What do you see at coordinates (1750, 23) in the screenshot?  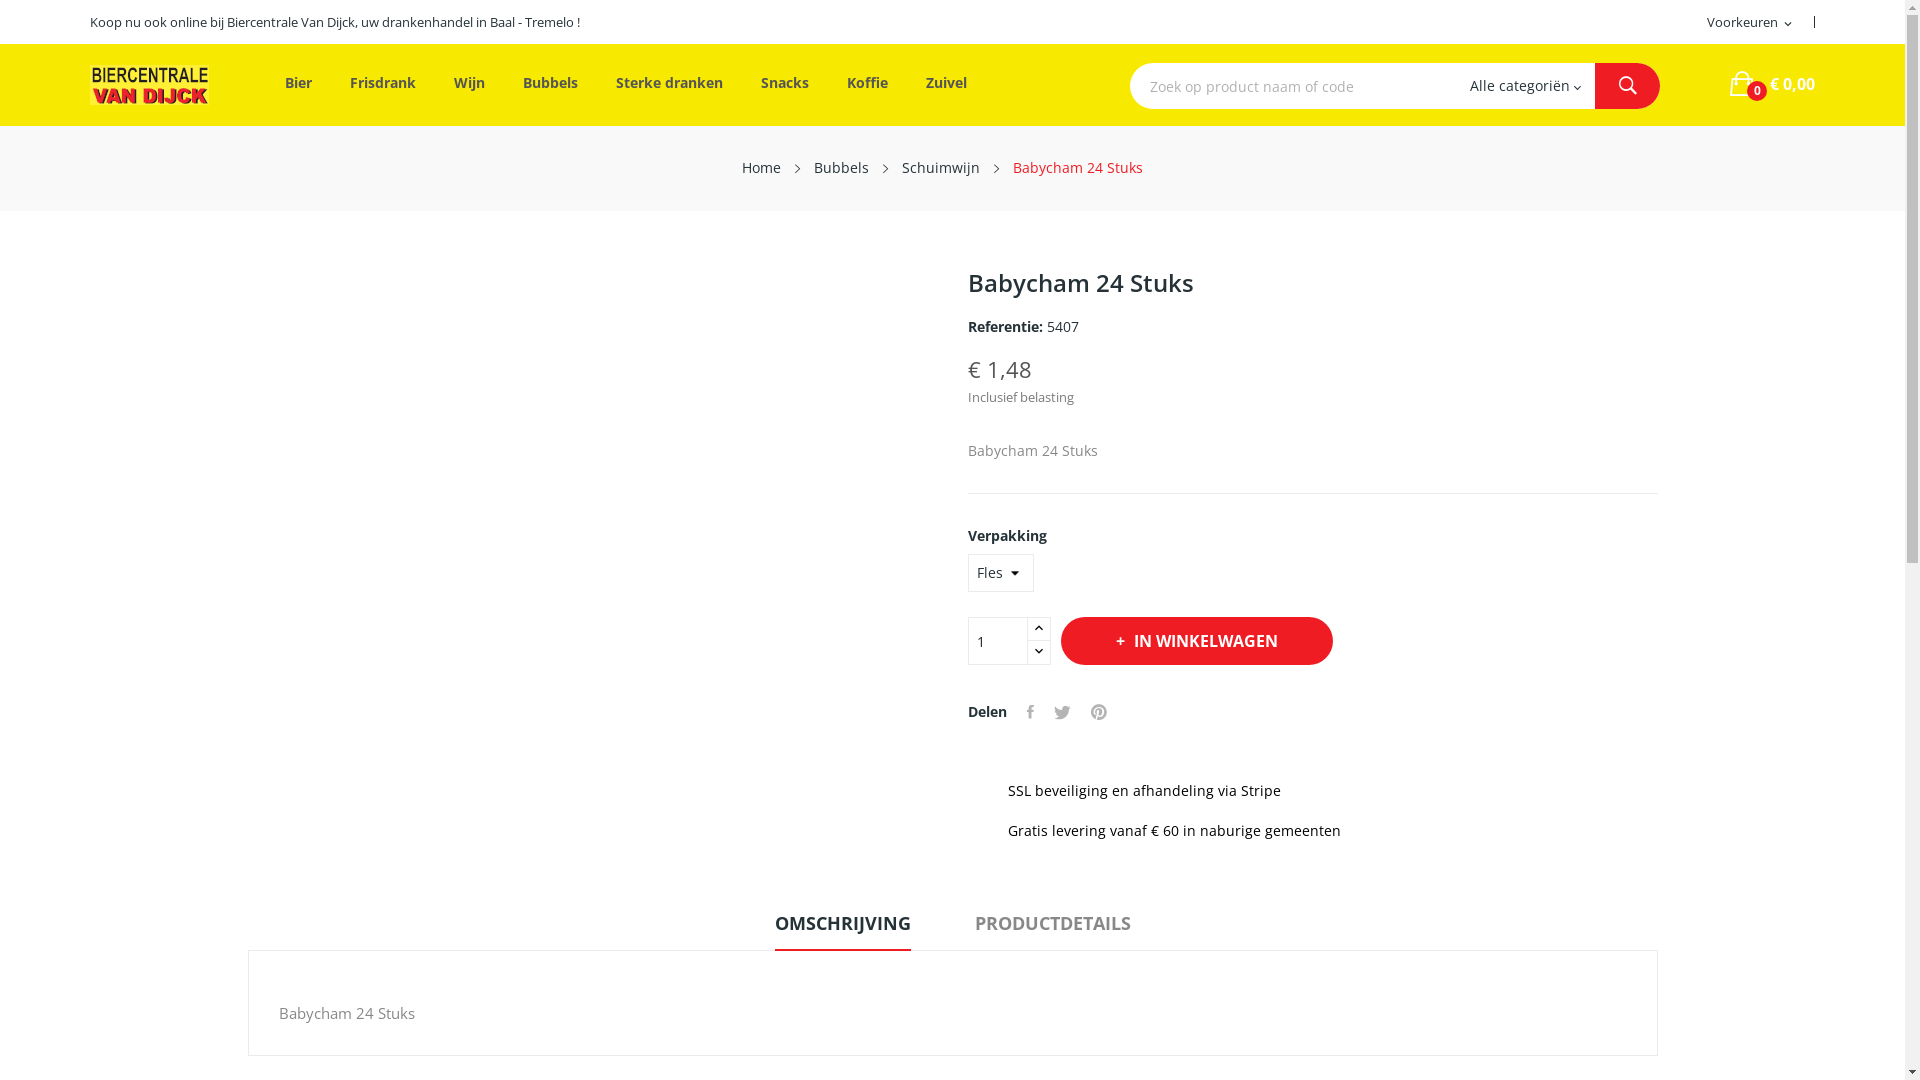 I see `'Voorkeuren expand_more'` at bounding box center [1750, 23].